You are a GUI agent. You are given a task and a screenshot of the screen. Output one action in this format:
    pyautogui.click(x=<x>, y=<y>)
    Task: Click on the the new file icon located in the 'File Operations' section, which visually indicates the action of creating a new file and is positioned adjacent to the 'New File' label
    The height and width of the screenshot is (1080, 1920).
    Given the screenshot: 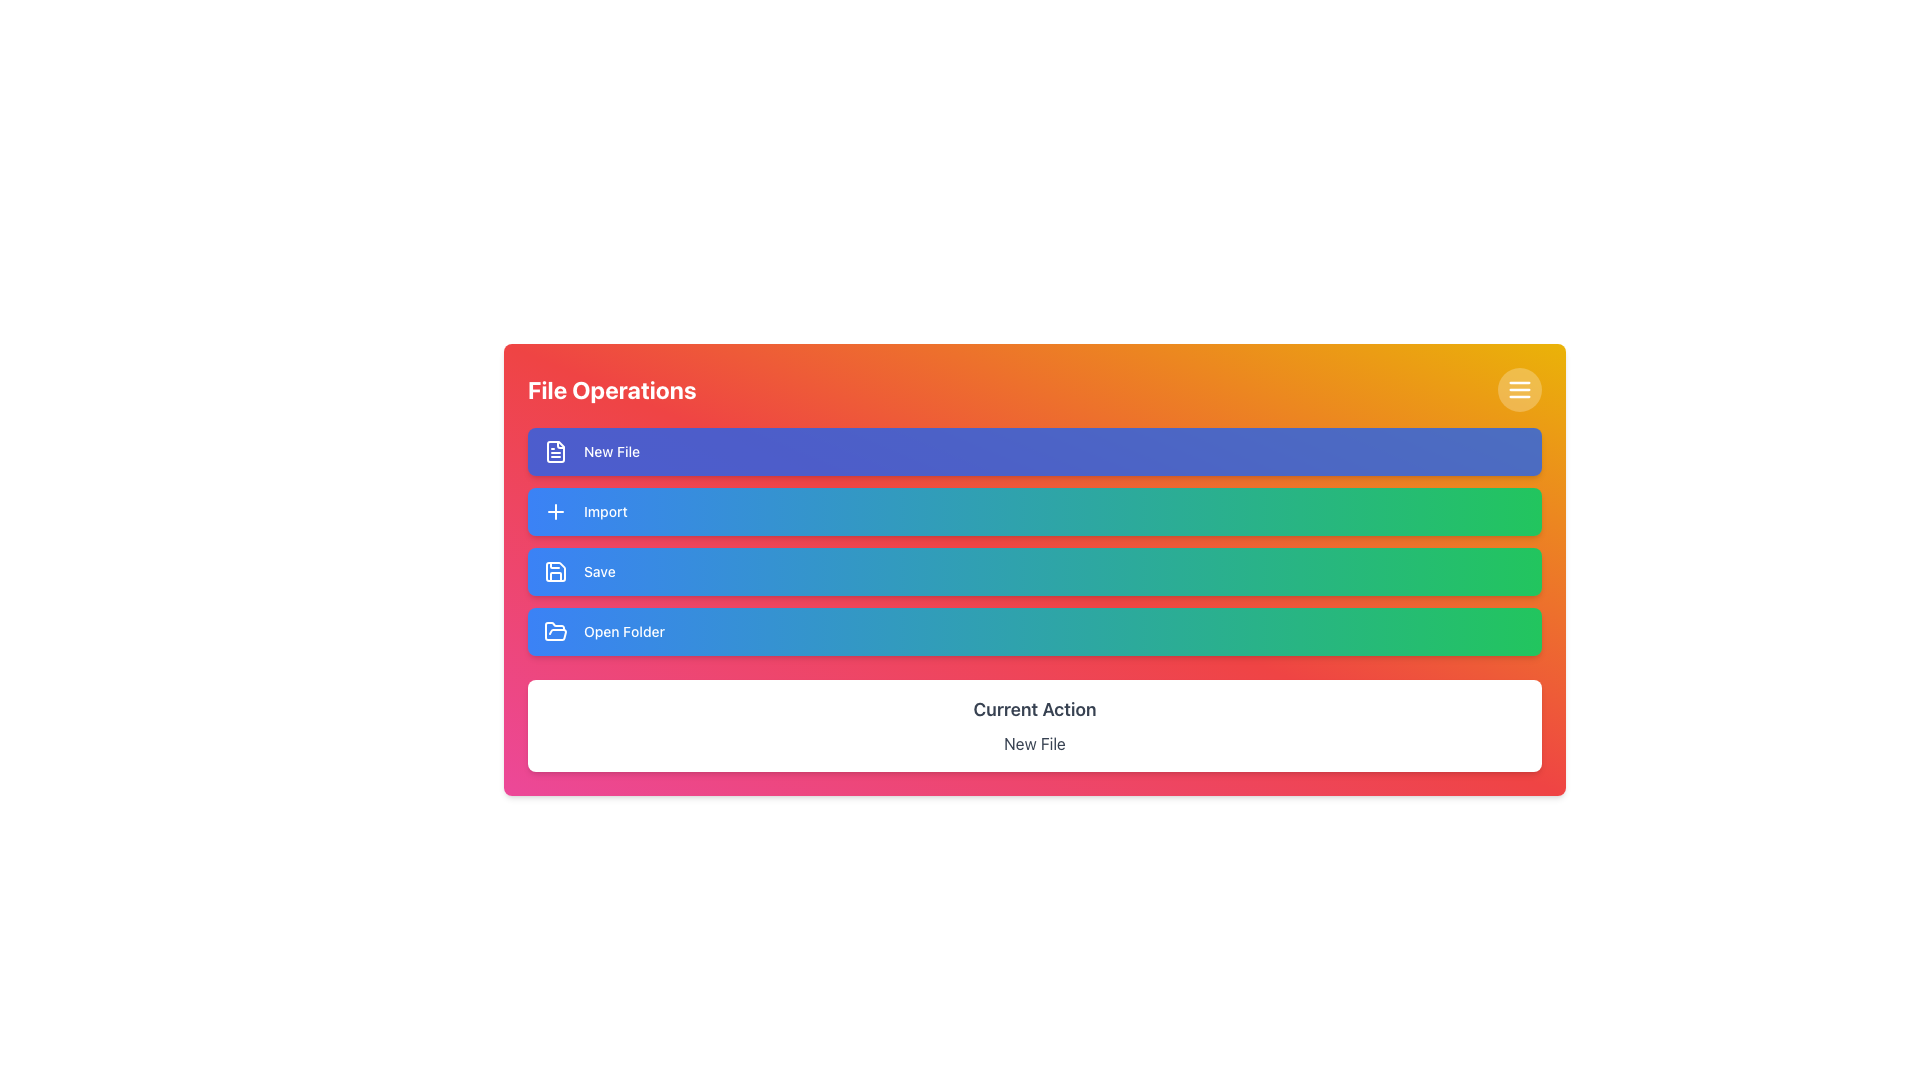 What is the action you would take?
    pyautogui.click(x=556, y=451)
    